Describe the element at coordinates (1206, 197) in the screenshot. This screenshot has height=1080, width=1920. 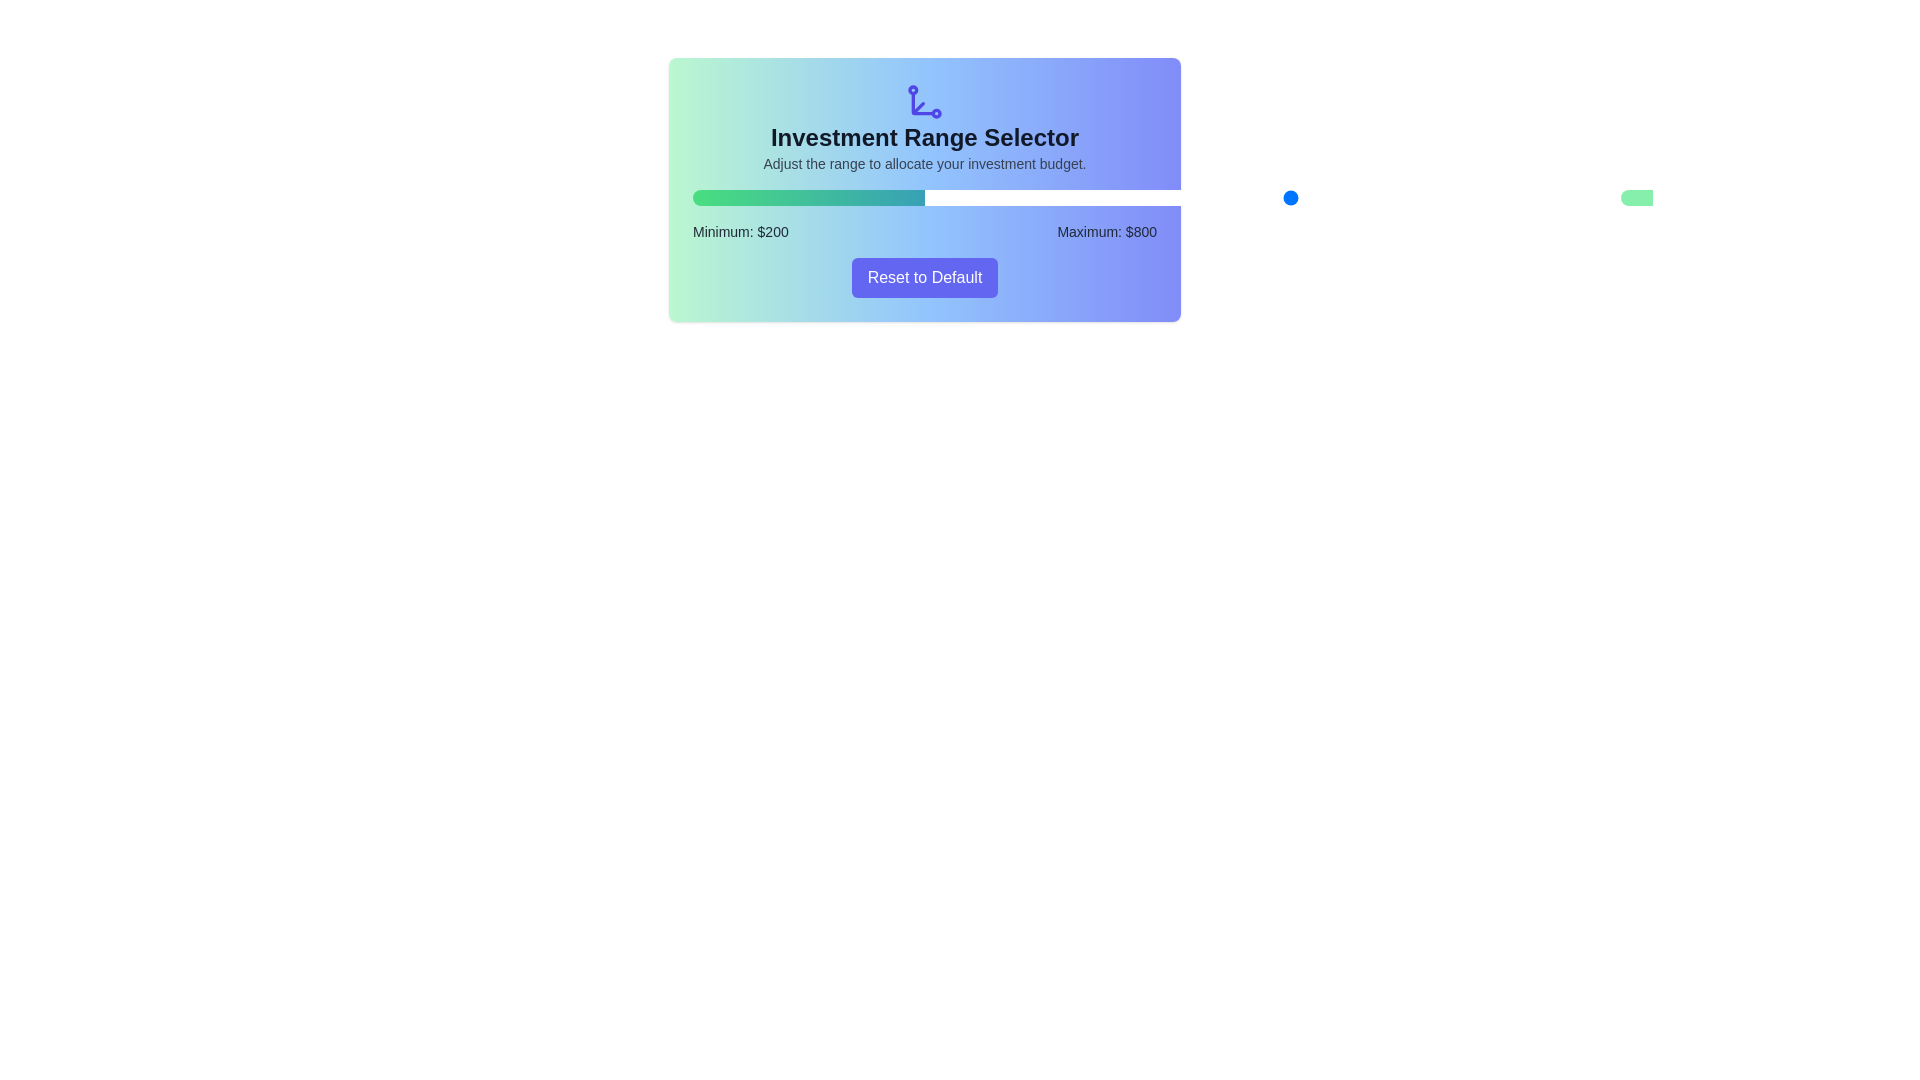
I see `the maximum investment range to 565 by dragging the right slider` at that location.